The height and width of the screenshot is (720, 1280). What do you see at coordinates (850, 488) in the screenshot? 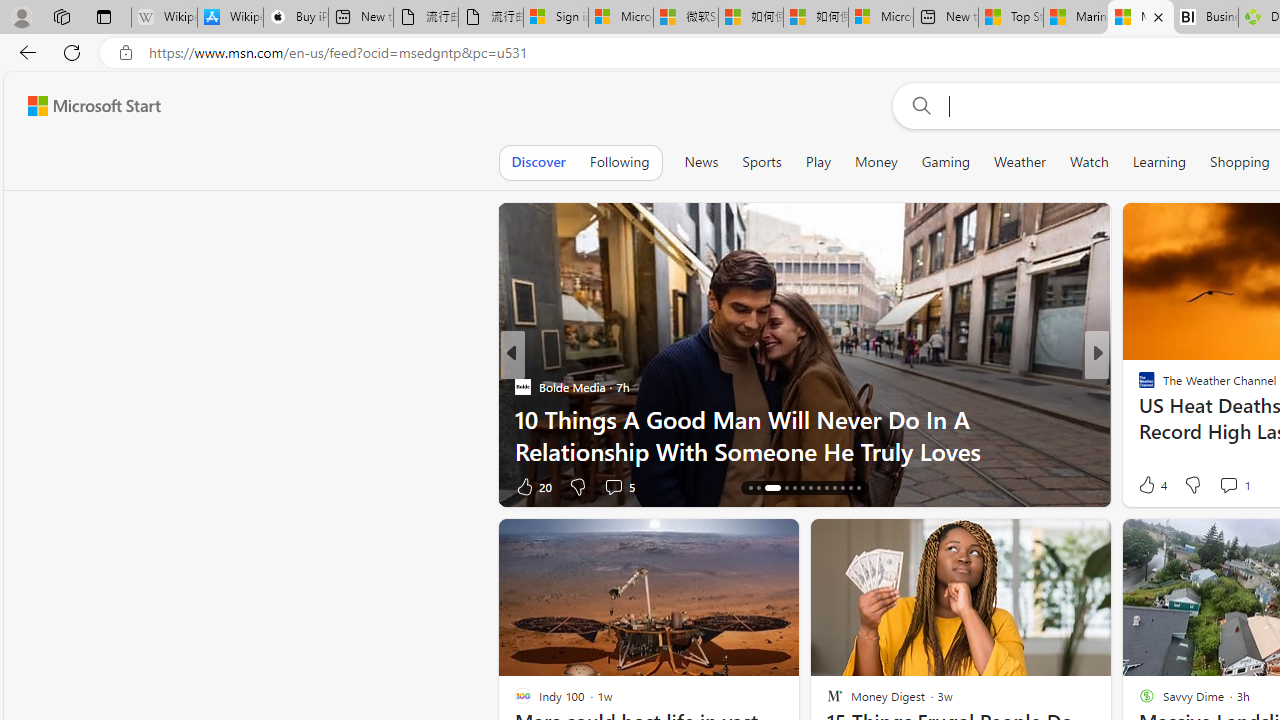
I see `'AutomationID: tab-25'` at bounding box center [850, 488].